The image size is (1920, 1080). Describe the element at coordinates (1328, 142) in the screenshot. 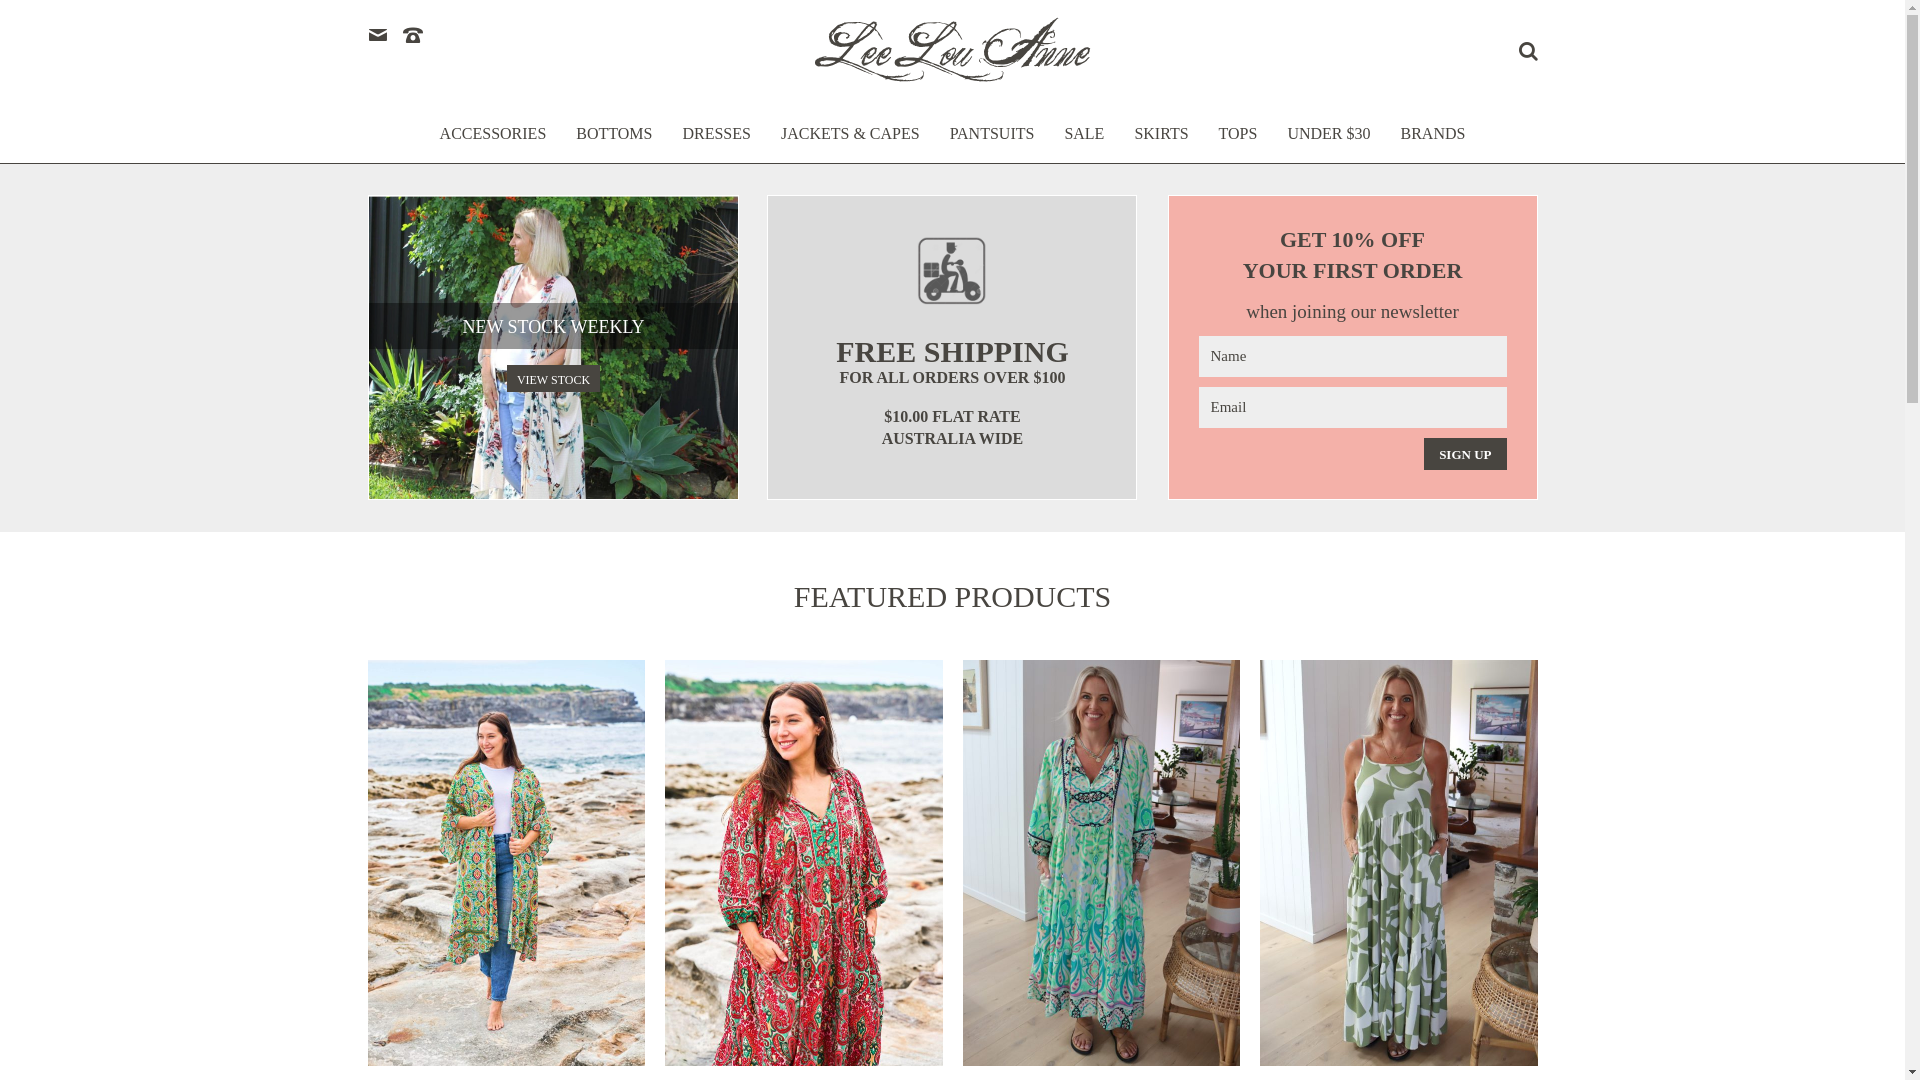

I see `'UNDER $30'` at that location.